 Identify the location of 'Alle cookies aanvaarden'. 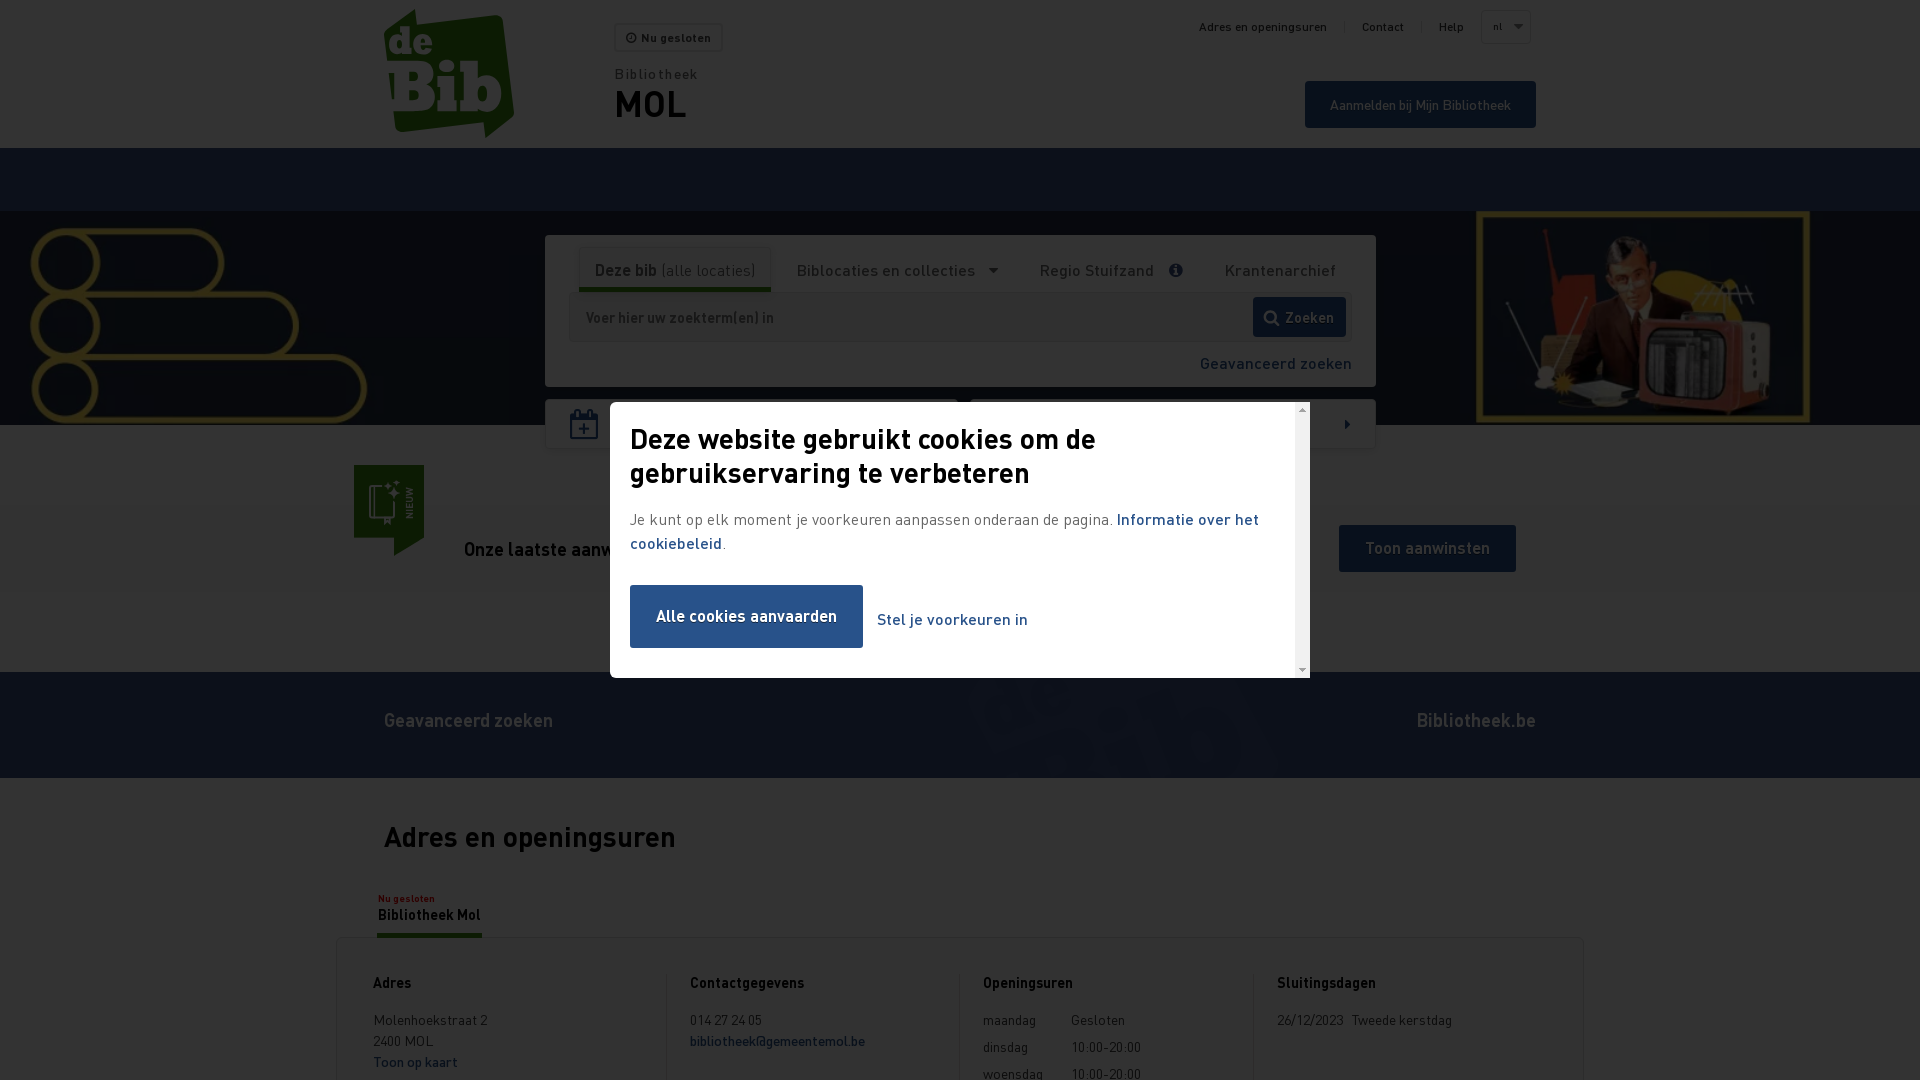
(745, 615).